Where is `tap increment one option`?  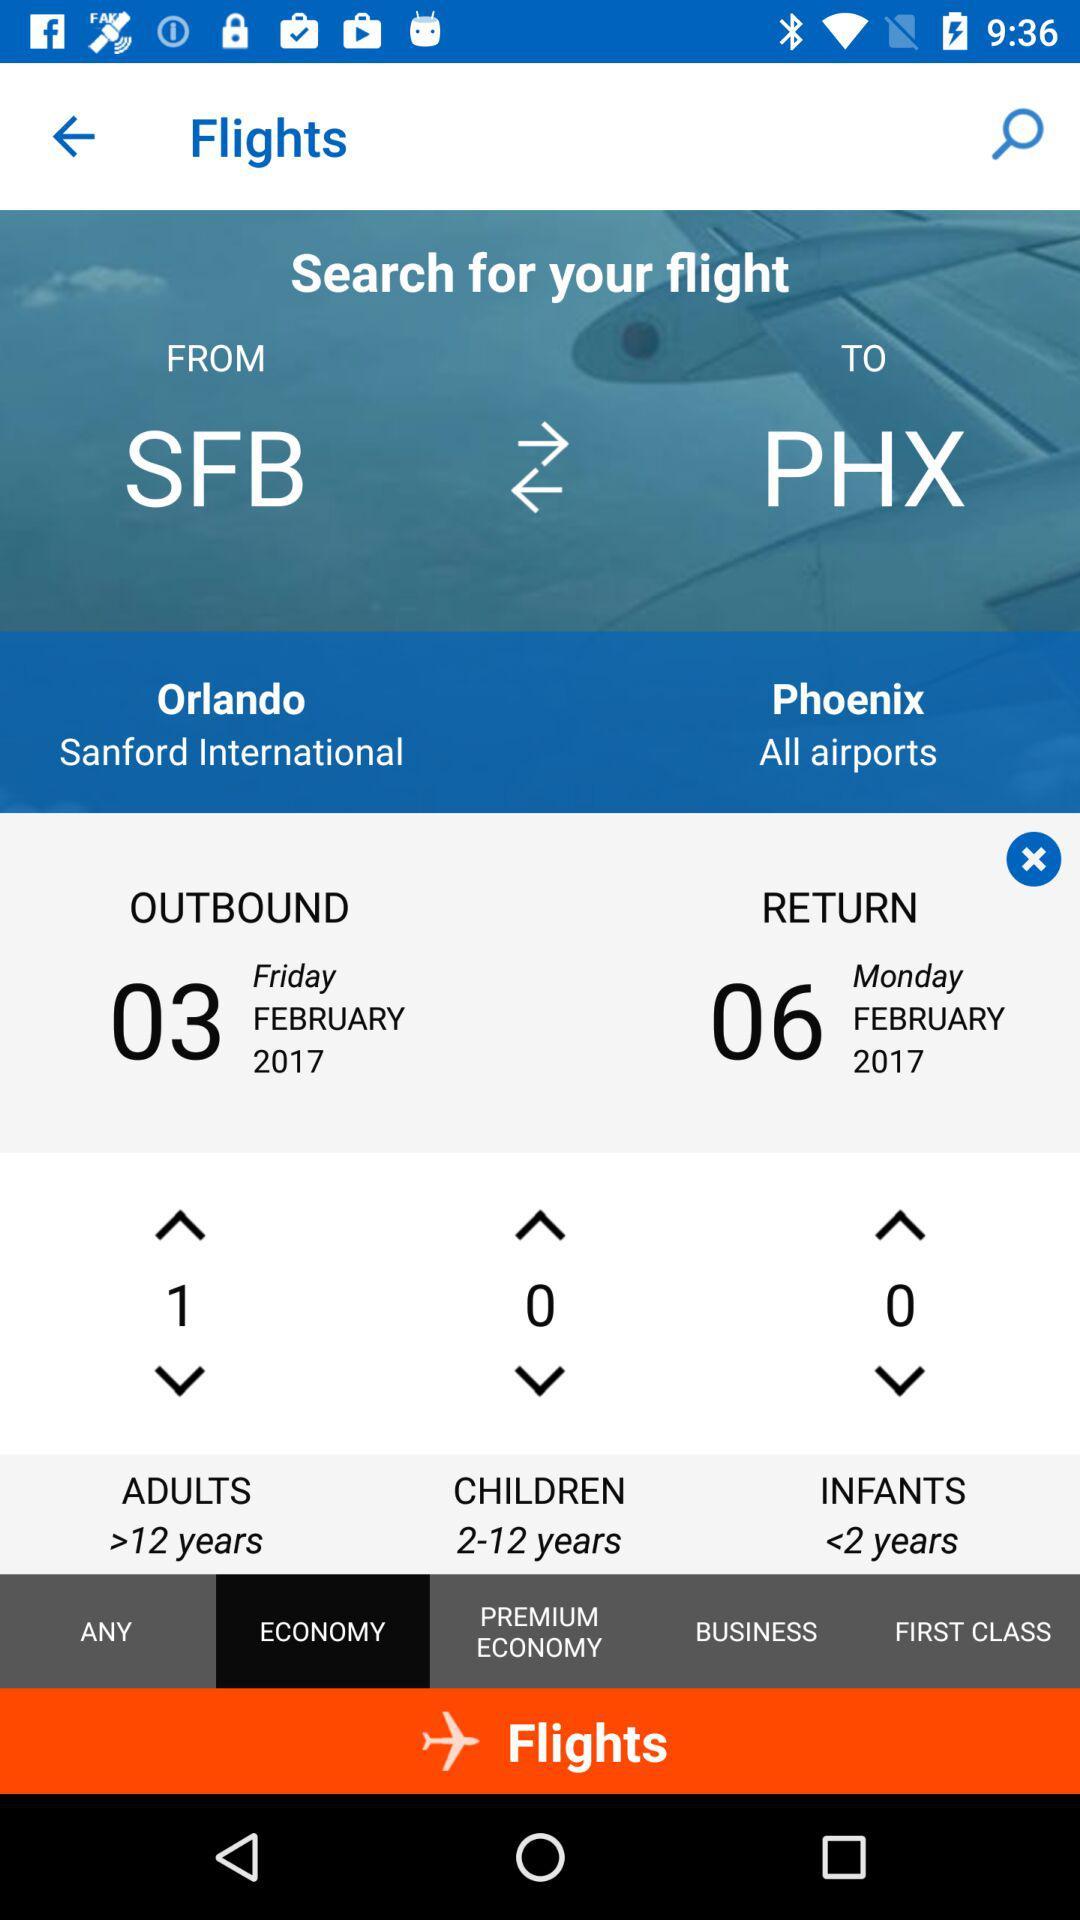 tap increment one option is located at coordinates (540, 1224).